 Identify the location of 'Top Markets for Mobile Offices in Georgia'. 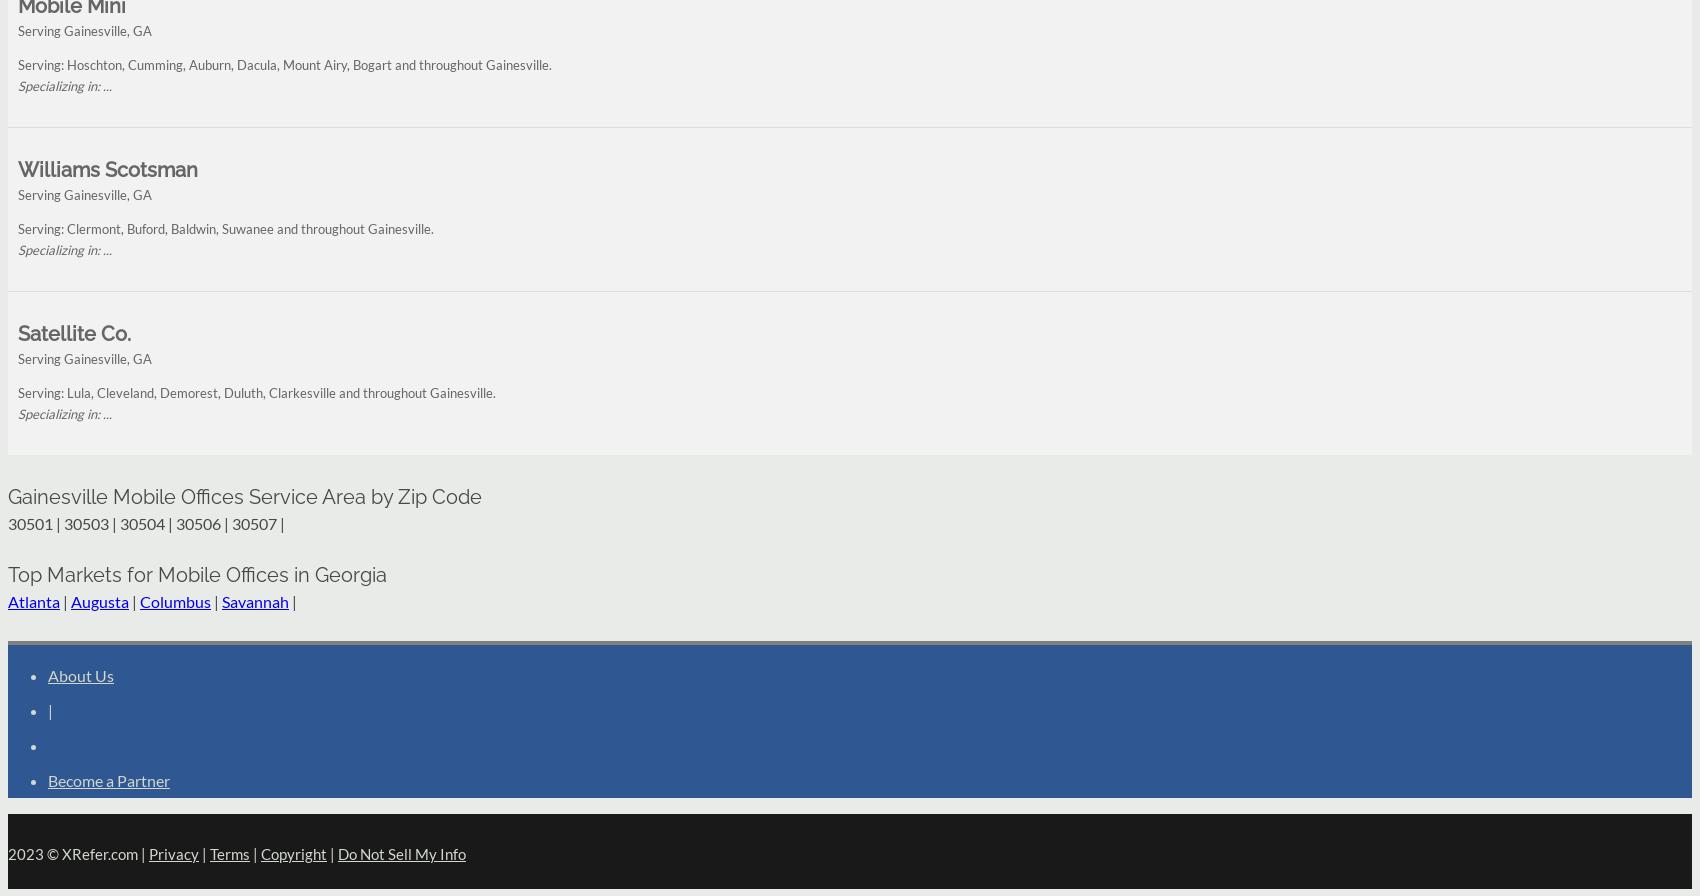
(196, 573).